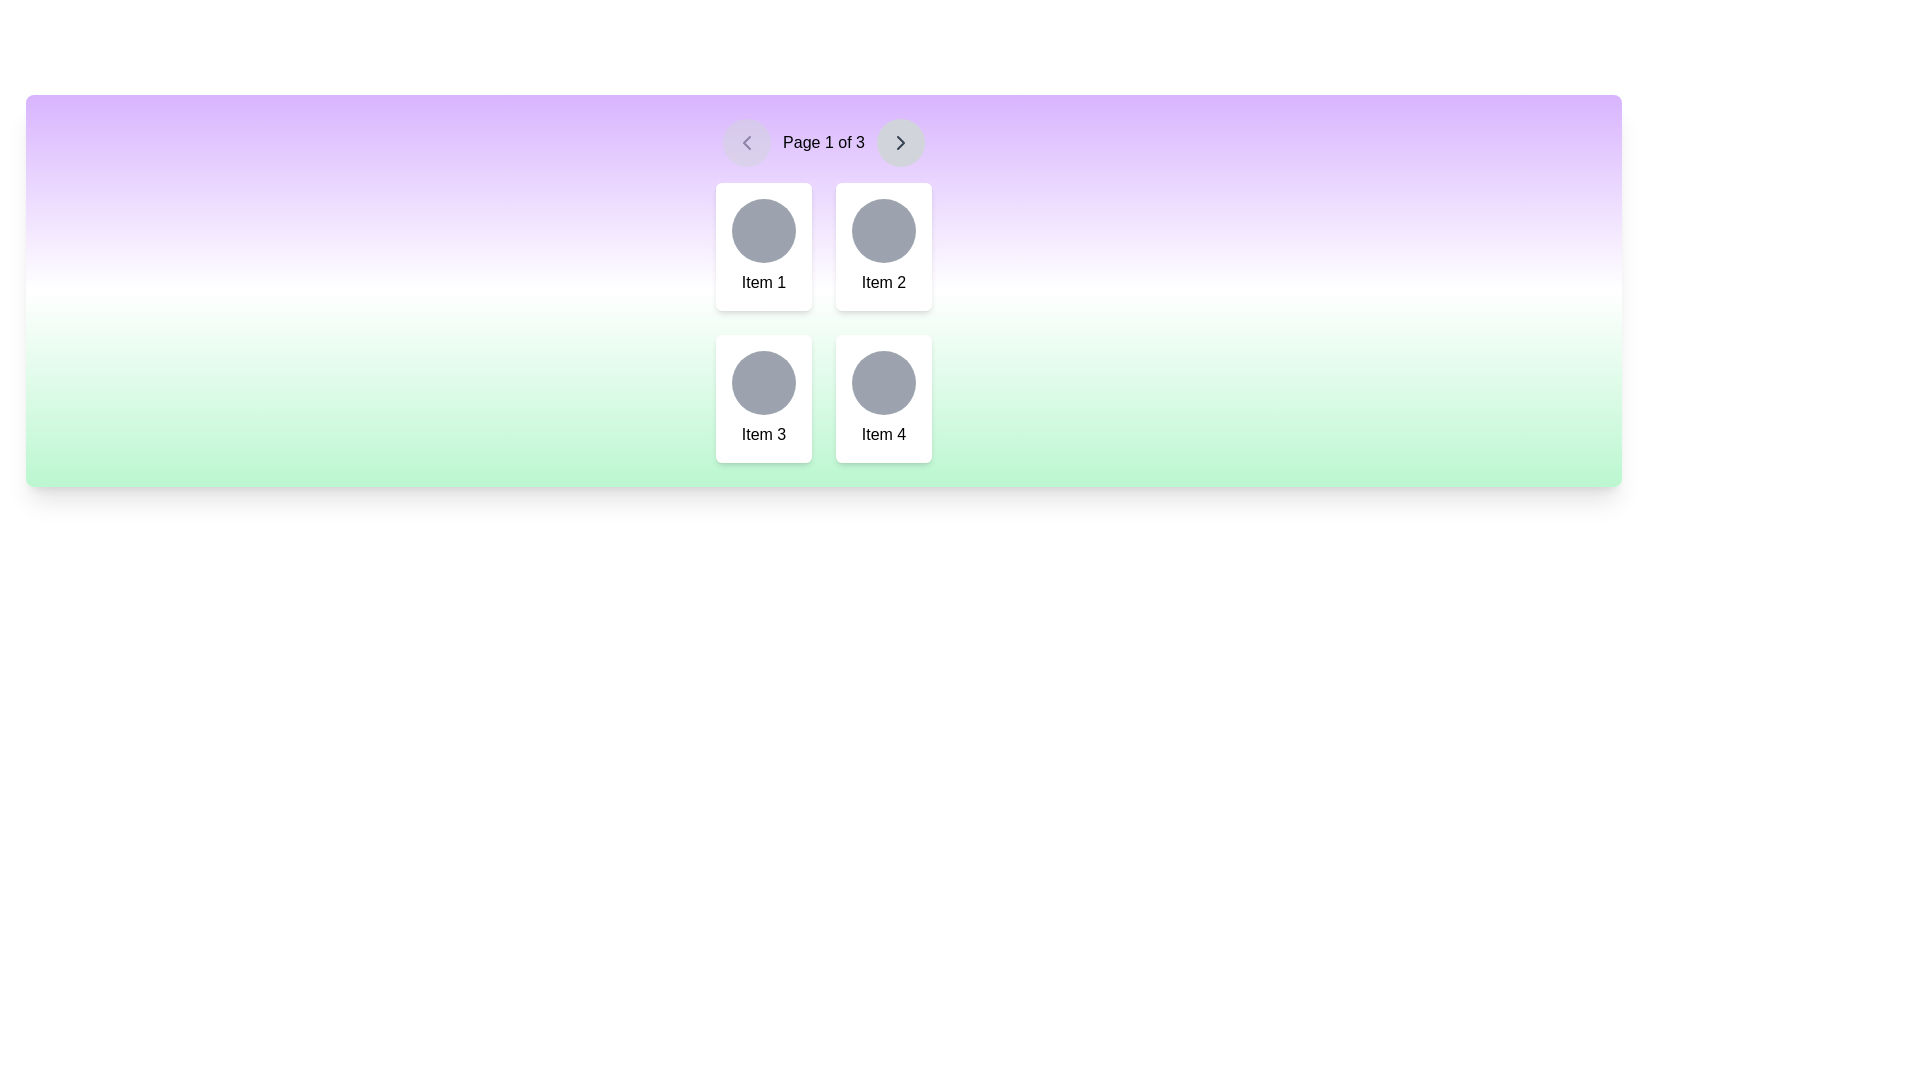  Describe the element at coordinates (746, 141) in the screenshot. I see `the Chevron left icon located in the navigation section` at that location.